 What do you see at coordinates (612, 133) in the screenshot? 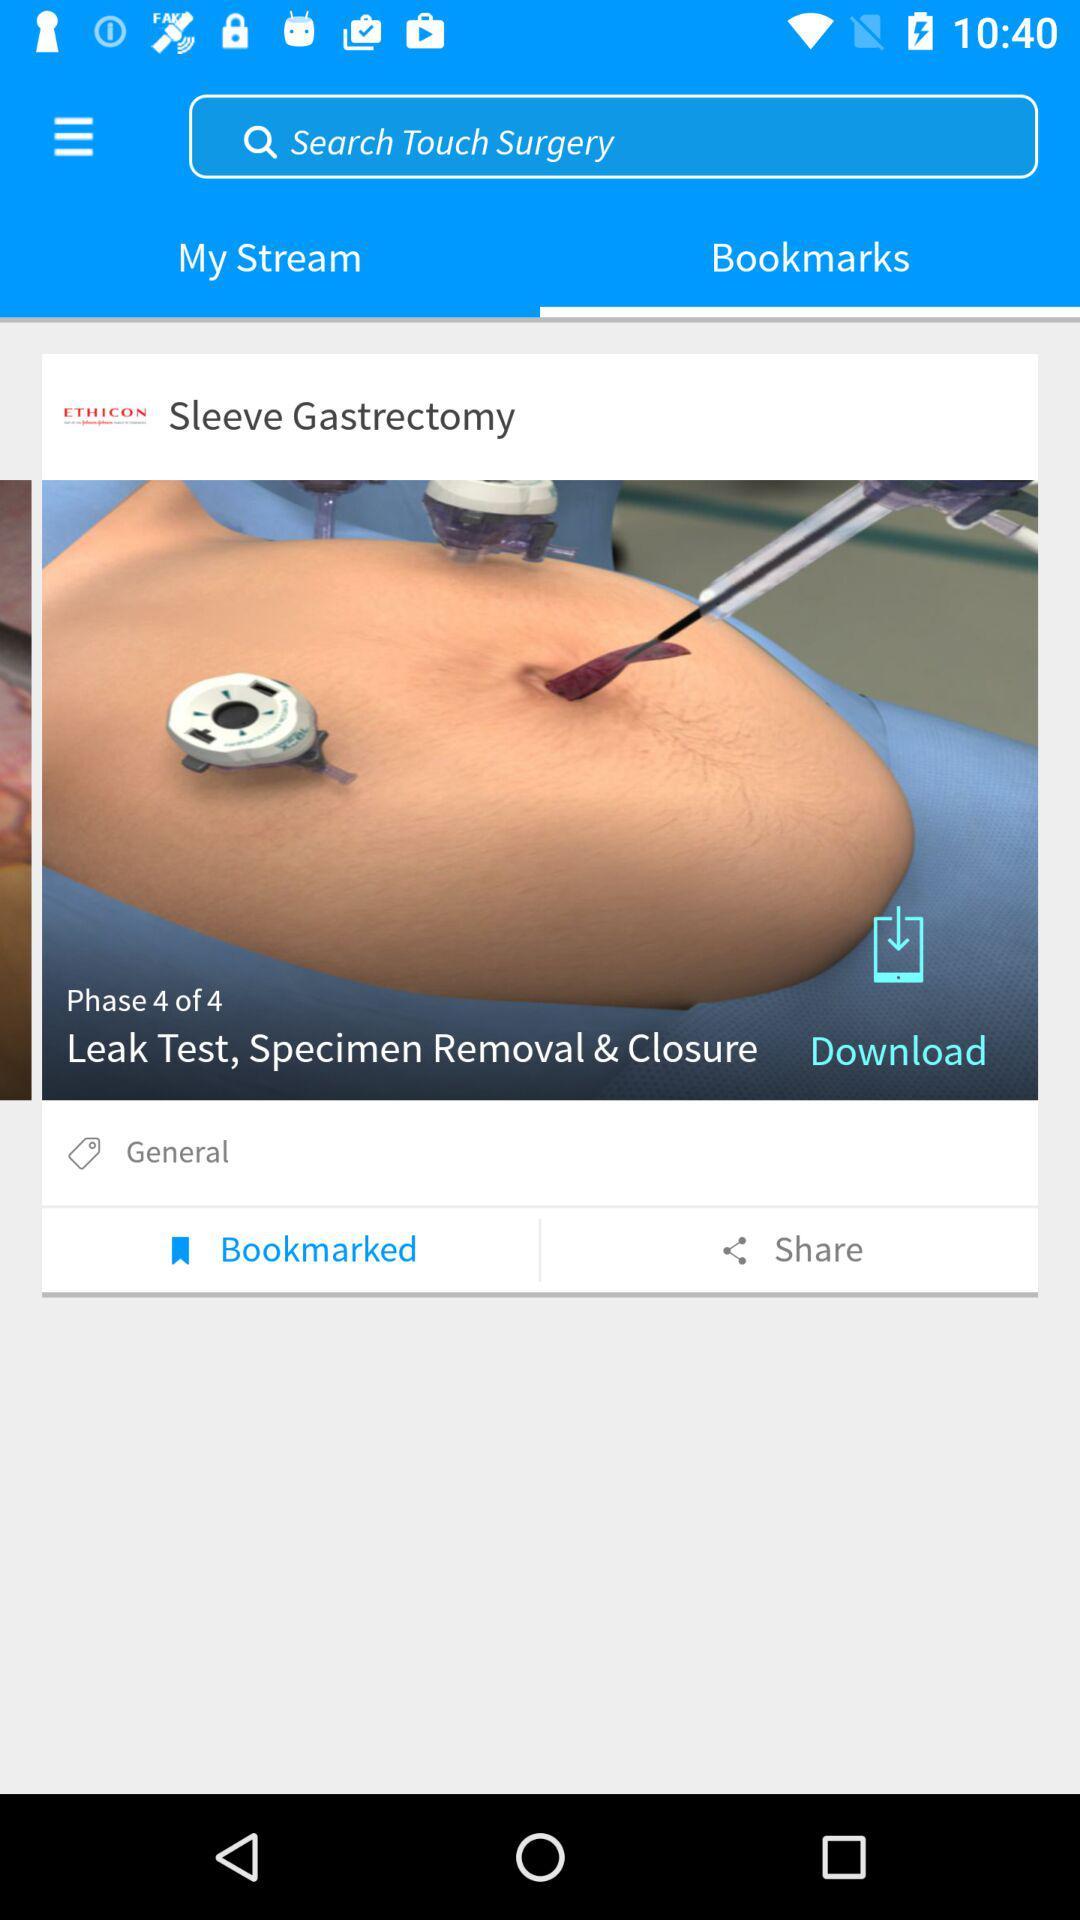
I see `search function` at bounding box center [612, 133].